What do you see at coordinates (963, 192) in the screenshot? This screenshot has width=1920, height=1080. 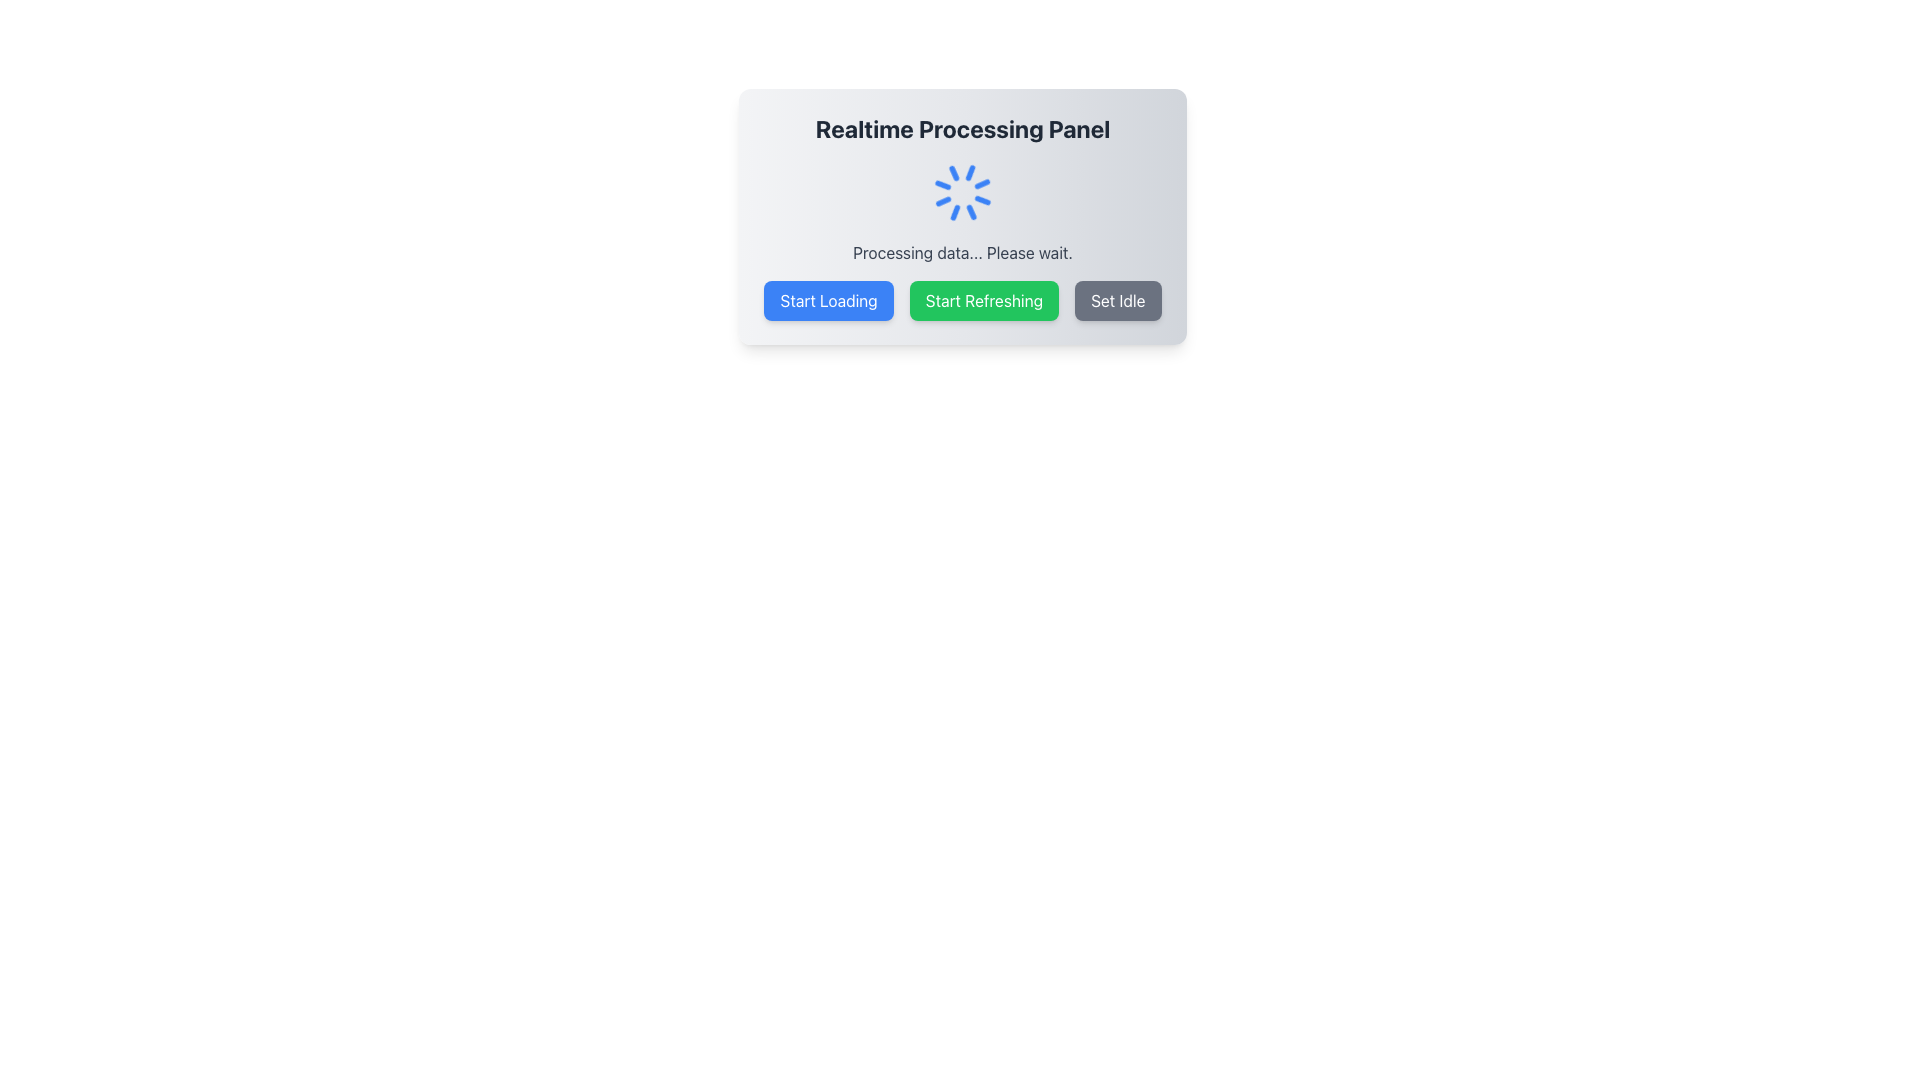 I see `the Loading Spinner located centrally below the 'Realtime Processing Panel' and above 'Processing data... Please wait.'` at bounding box center [963, 192].